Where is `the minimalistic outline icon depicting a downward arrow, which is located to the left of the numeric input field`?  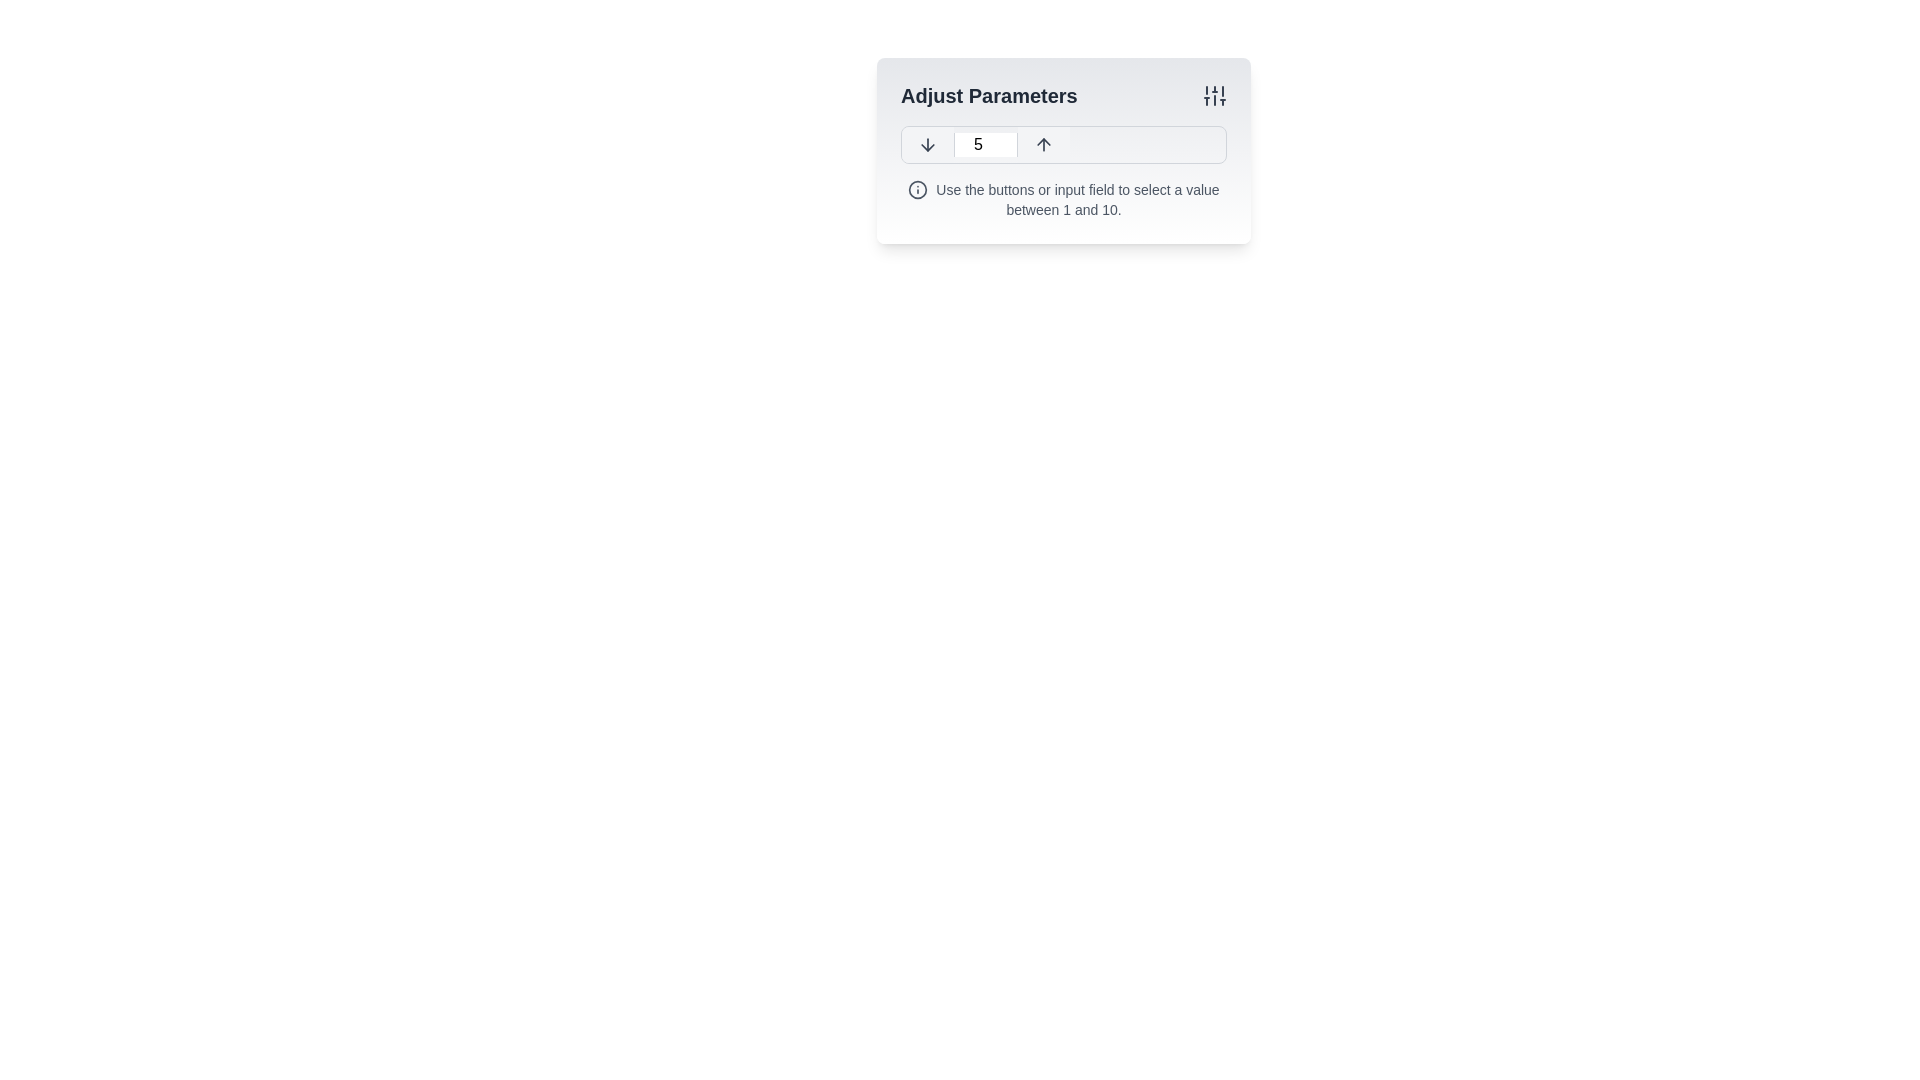
the minimalistic outline icon depicting a downward arrow, which is located to the left of the numeric input field is located at coordinates (926, 144).